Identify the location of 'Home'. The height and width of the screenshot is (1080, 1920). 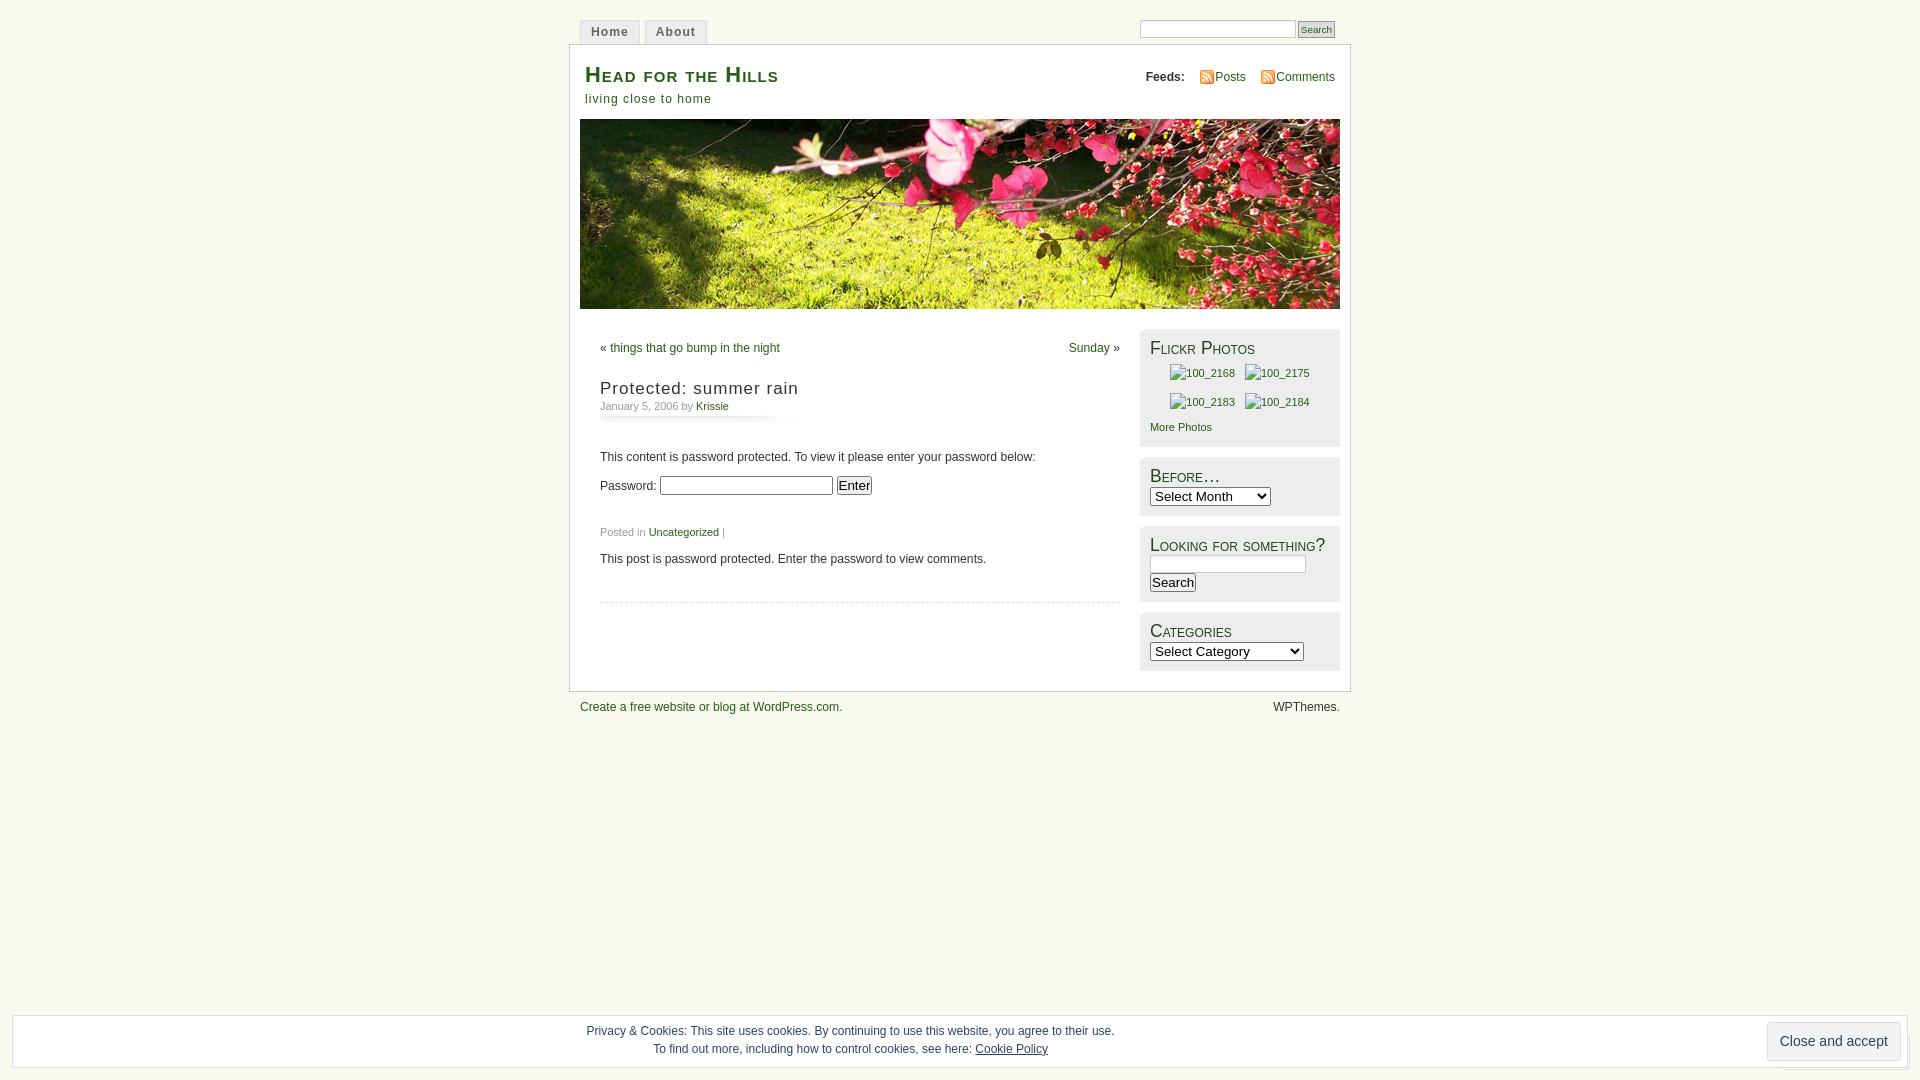
(608, 31).